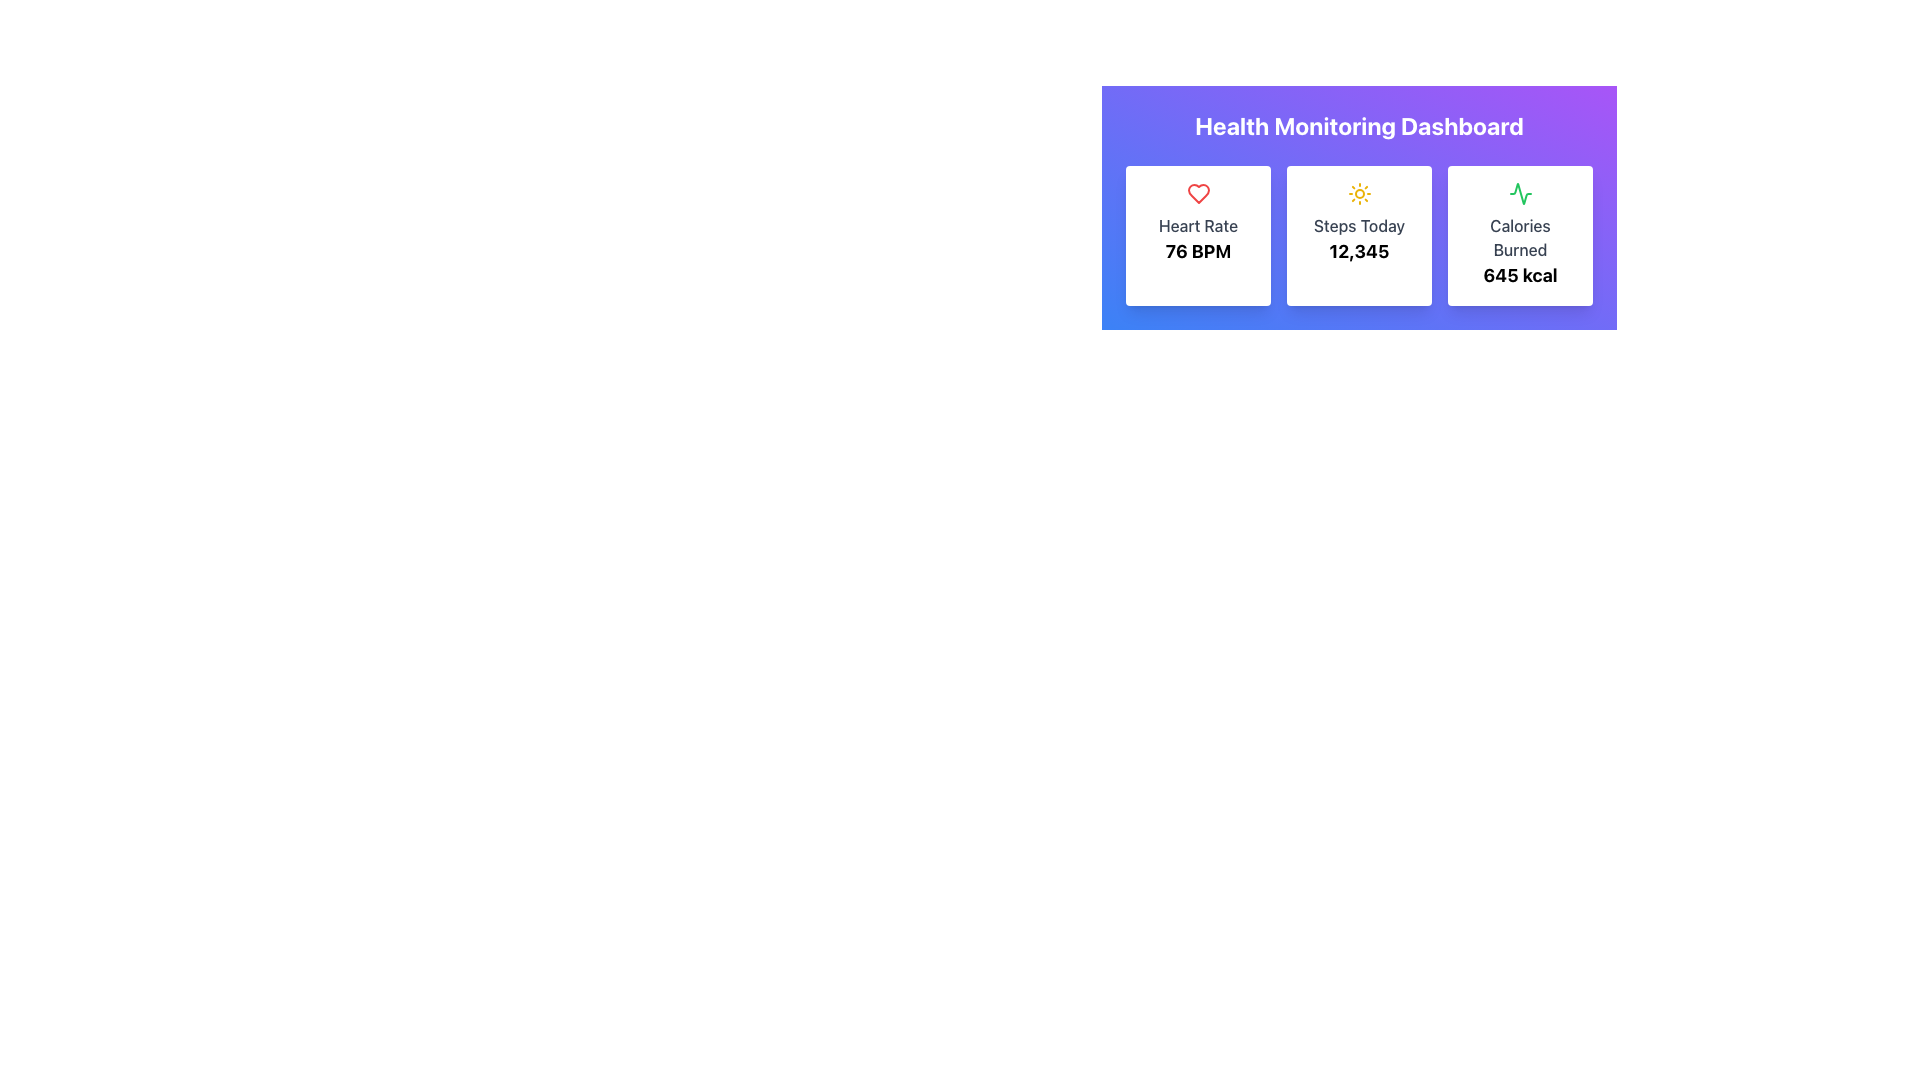 Image resolution: width=1920 pixels, height=1080 pixels. I want to click on the text label displaying '645 kcal' which is styled with a bold, large font and positioned within a white card with rounded corners, located below the 'Calories Burned' label, so click(1520, 276).